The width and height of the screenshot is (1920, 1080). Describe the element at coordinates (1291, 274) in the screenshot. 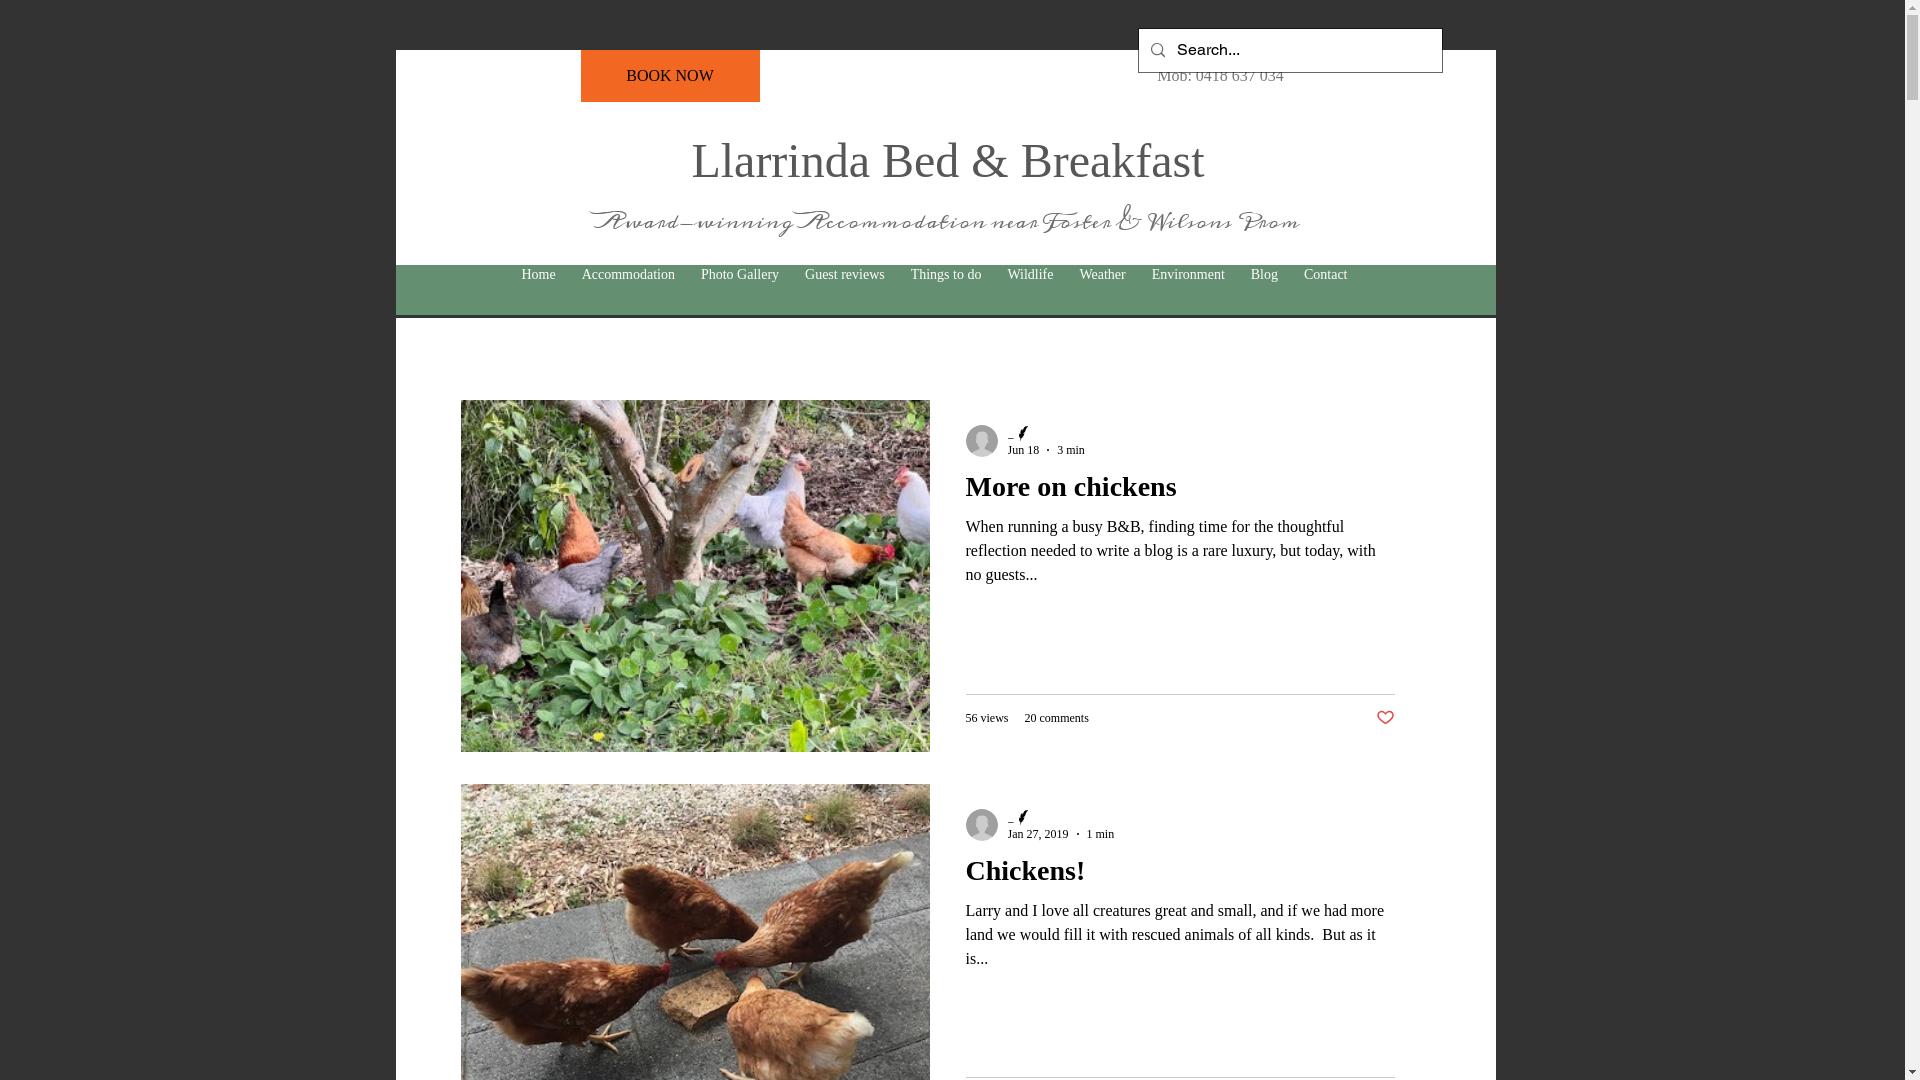

I see `'Contact'` at that location.